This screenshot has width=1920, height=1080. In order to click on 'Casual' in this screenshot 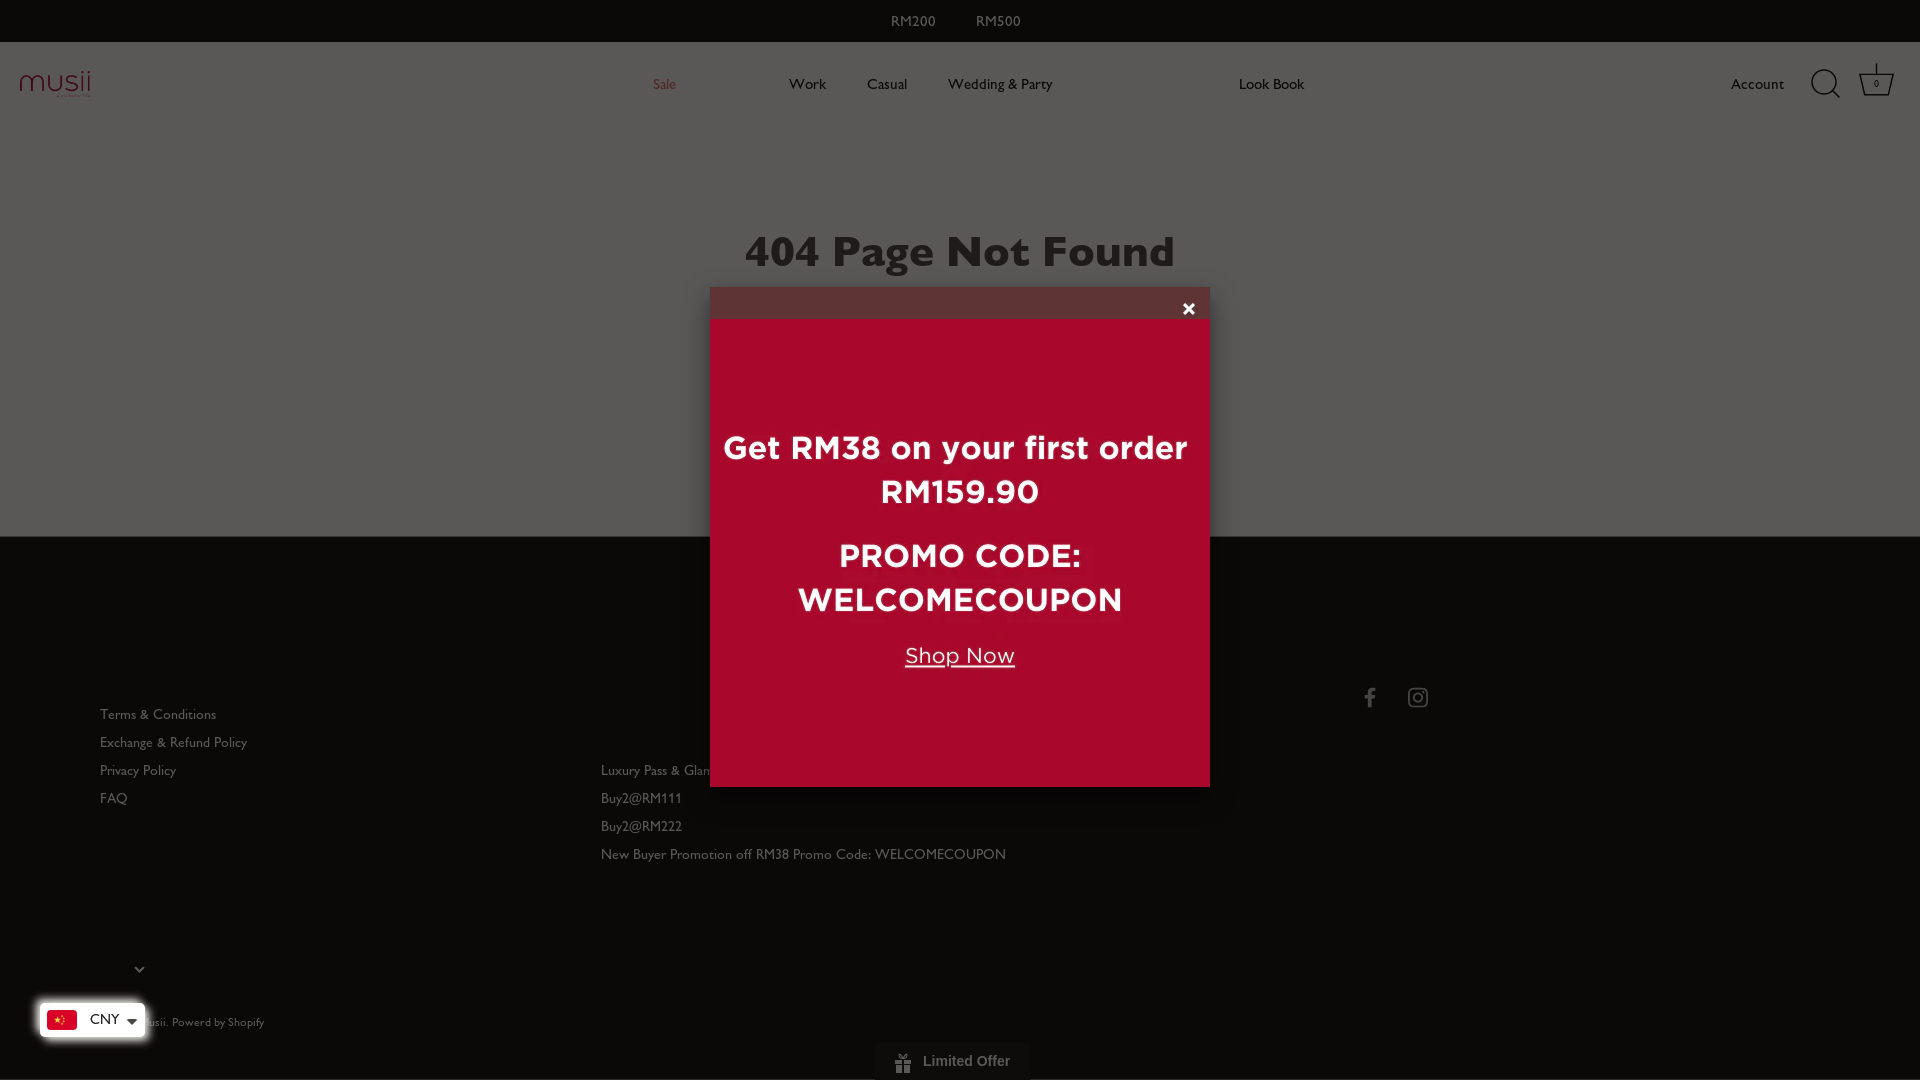, I will do `click(849, 83)`.